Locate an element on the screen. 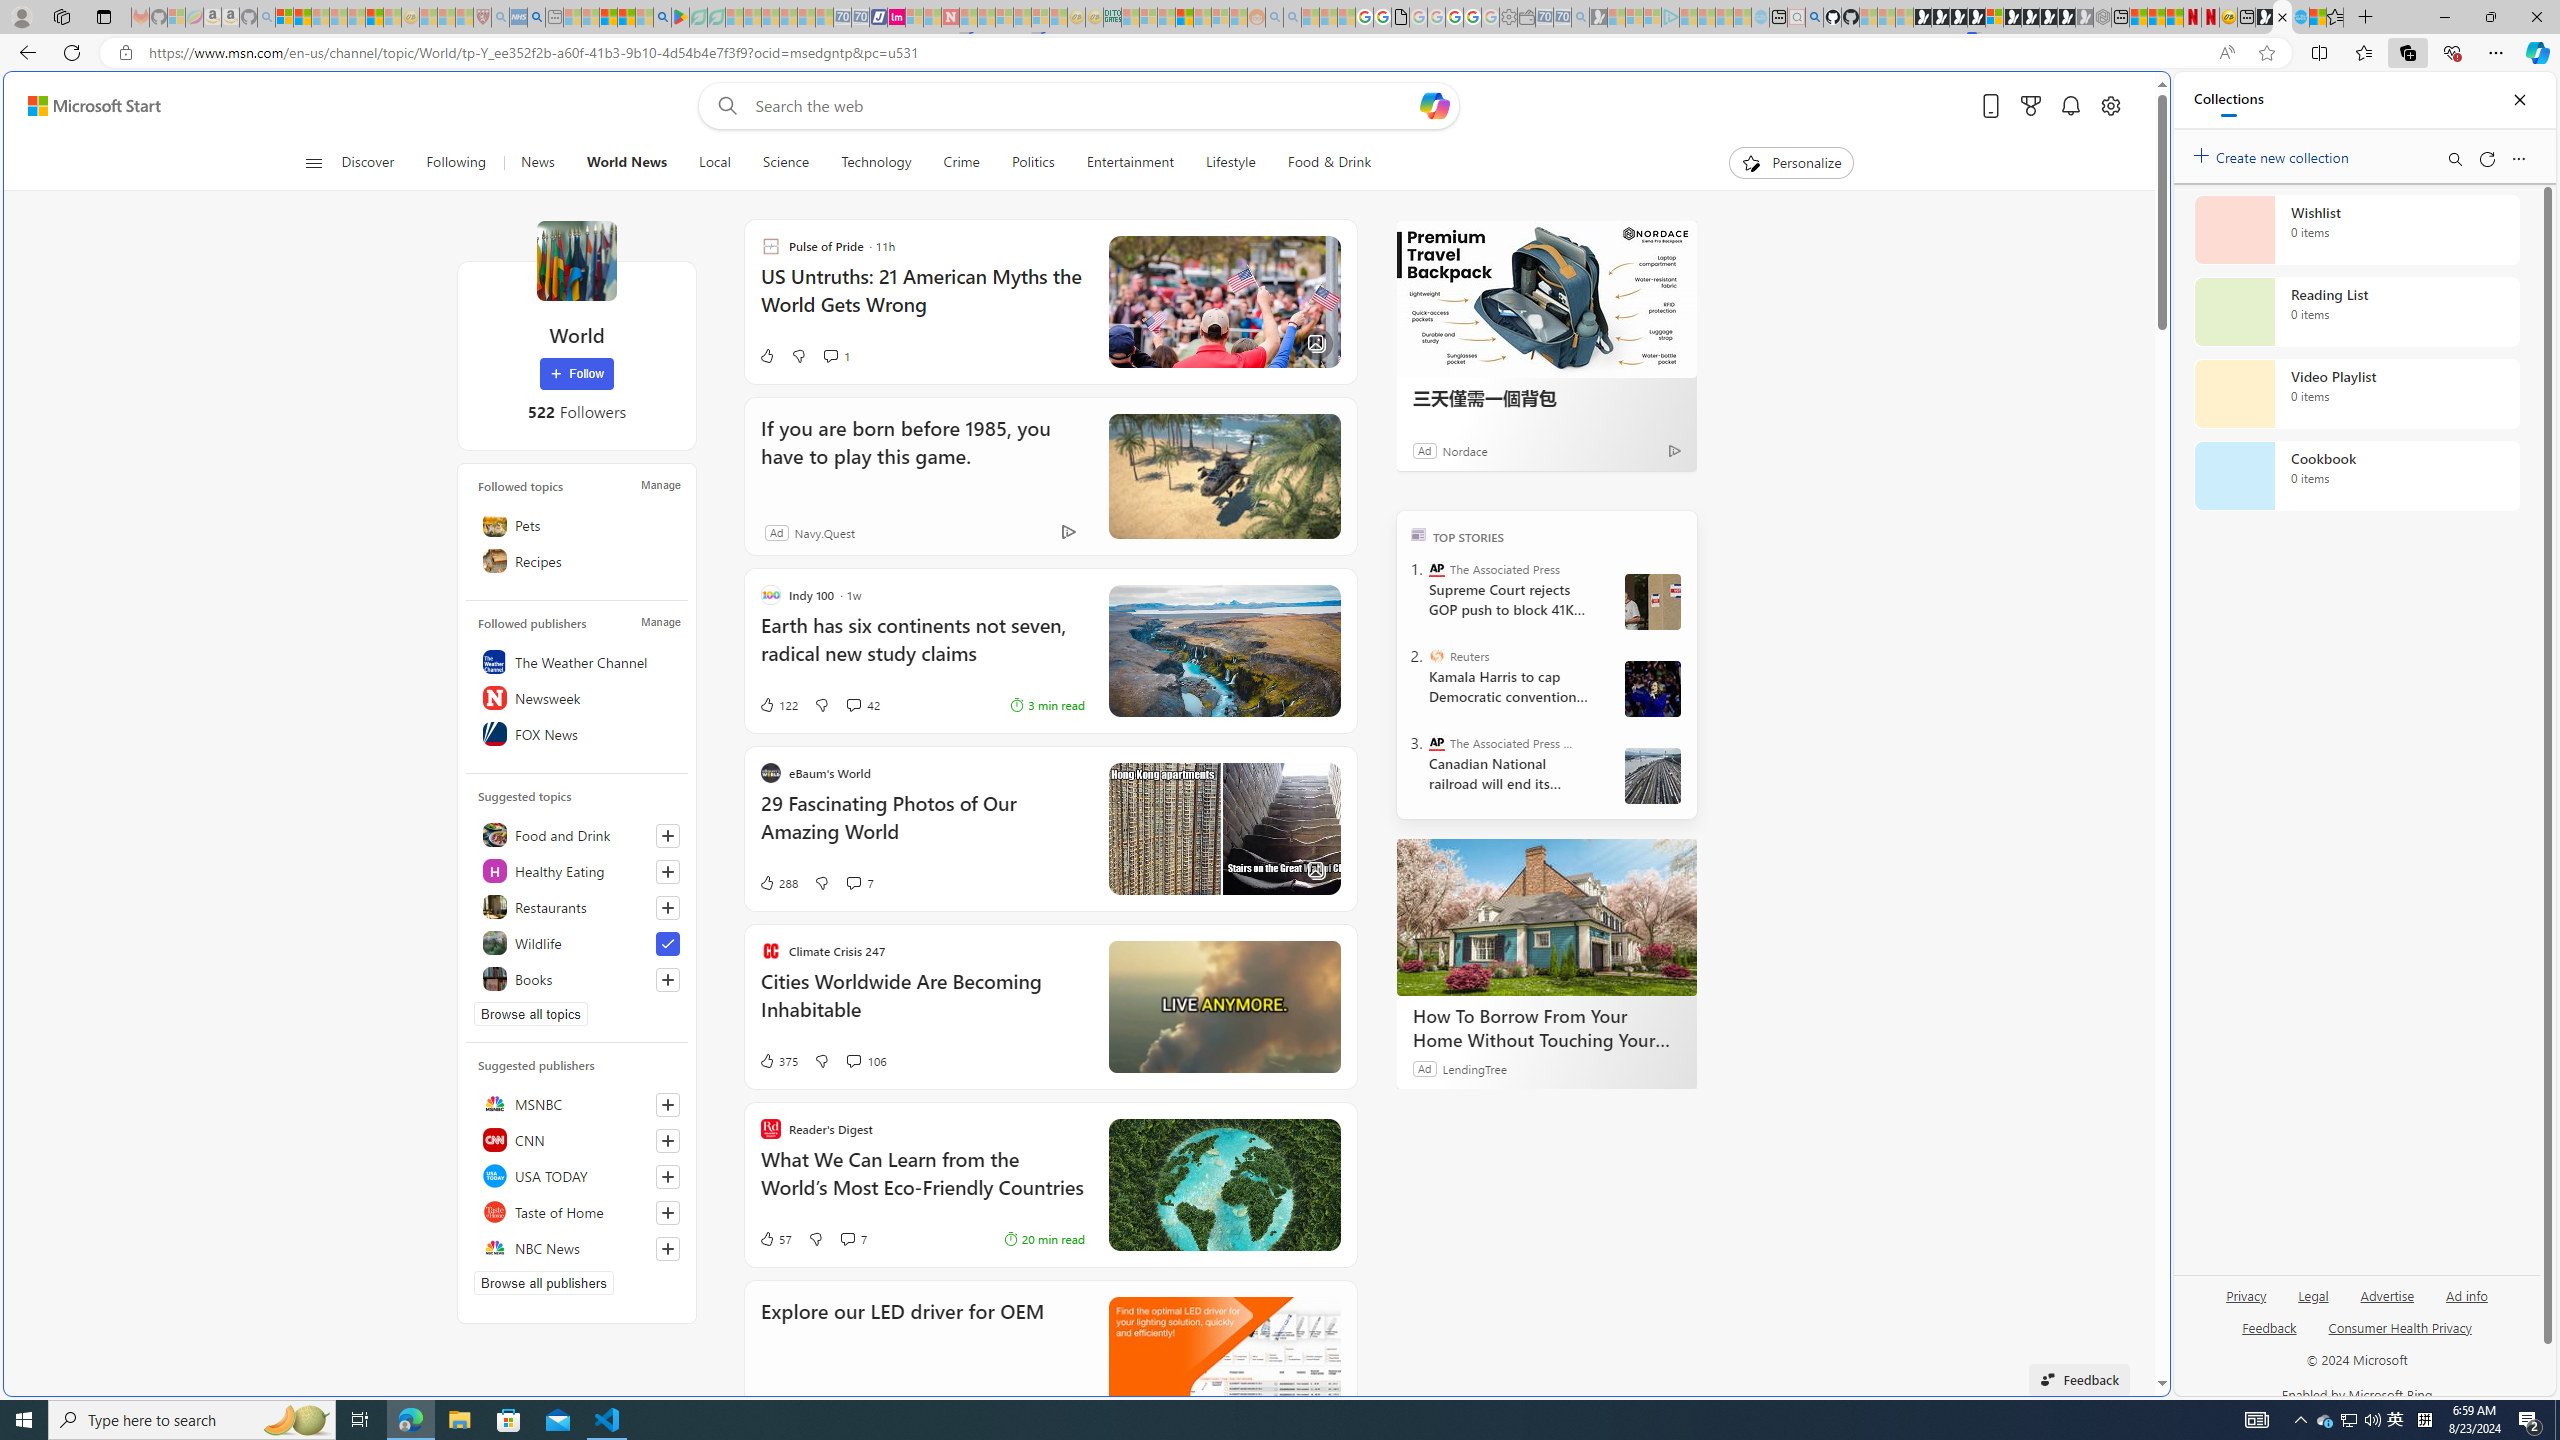 The height and width of the screenshot is (1440, 2560). 'Follow this source' is located at coordinates (668, 1248).